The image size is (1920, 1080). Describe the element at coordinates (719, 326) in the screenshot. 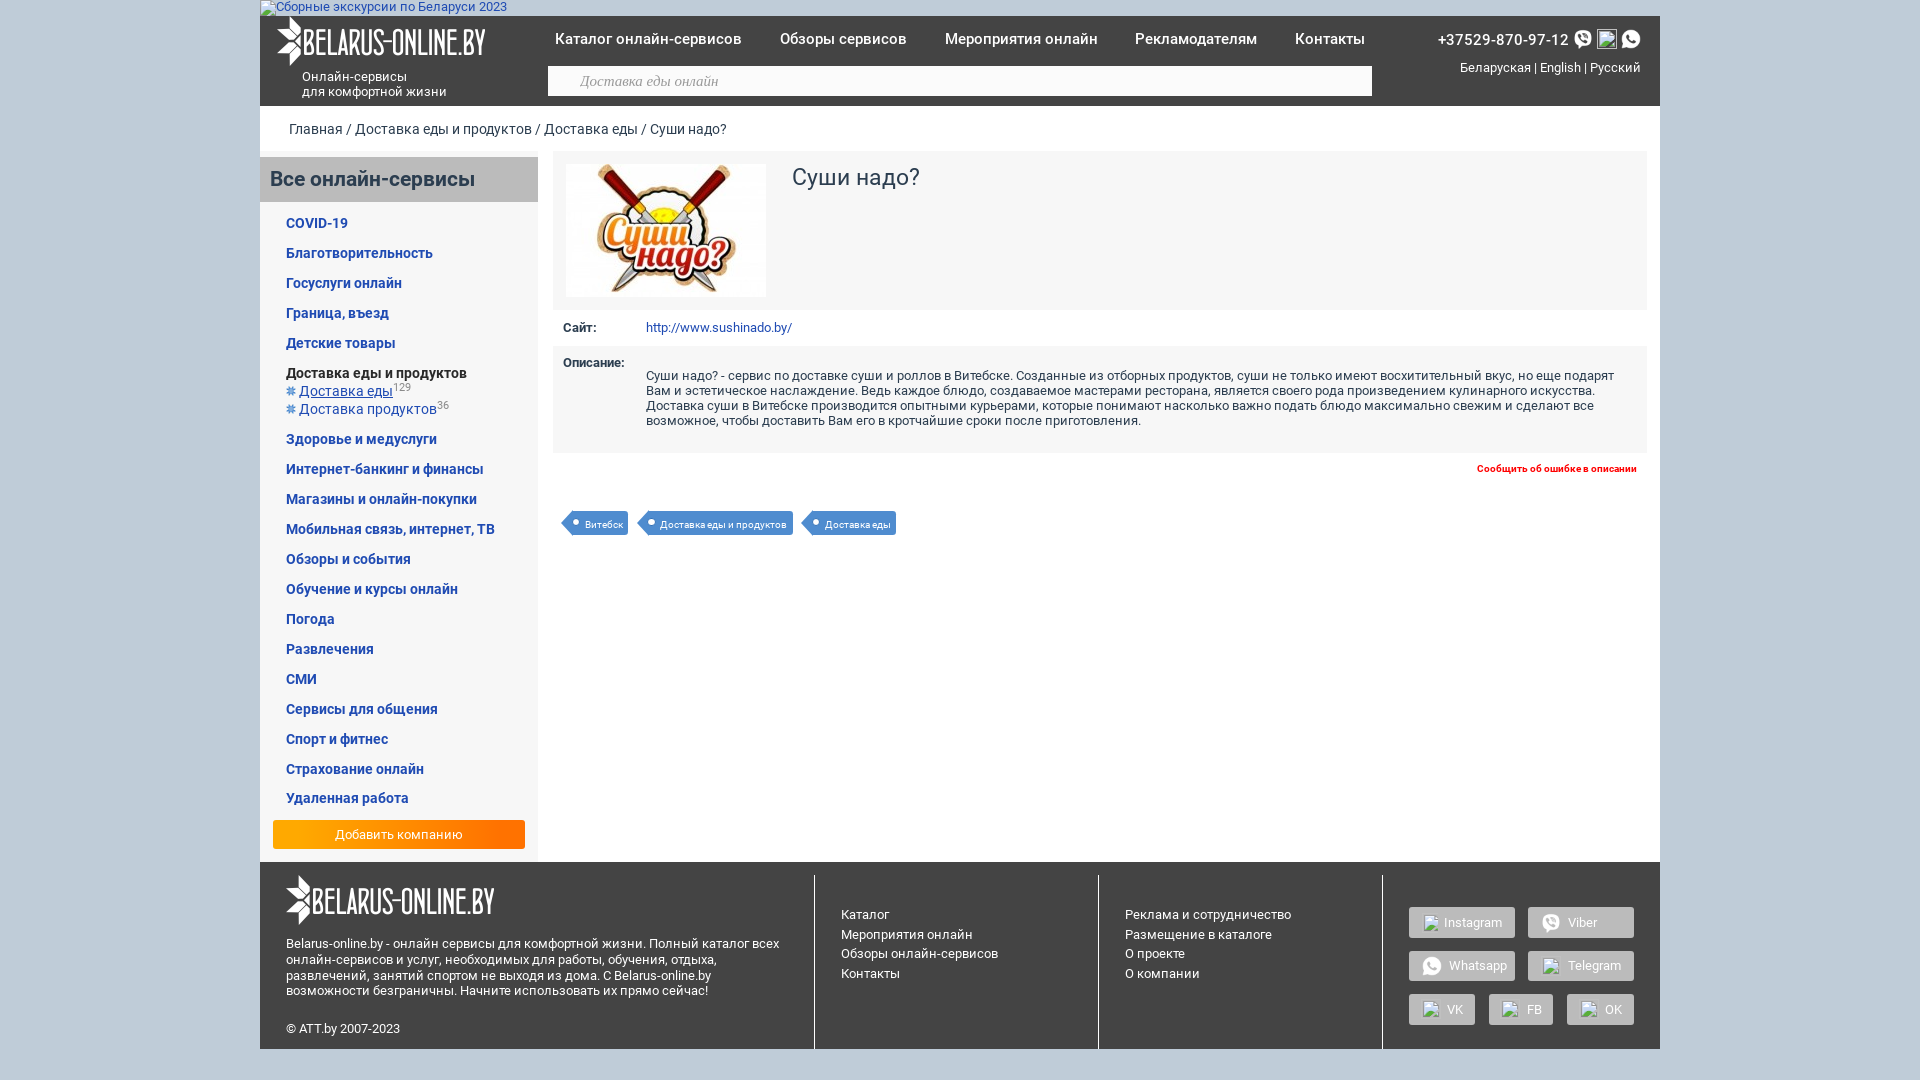

I see `'http://www.sushinado.by/'` at that location.